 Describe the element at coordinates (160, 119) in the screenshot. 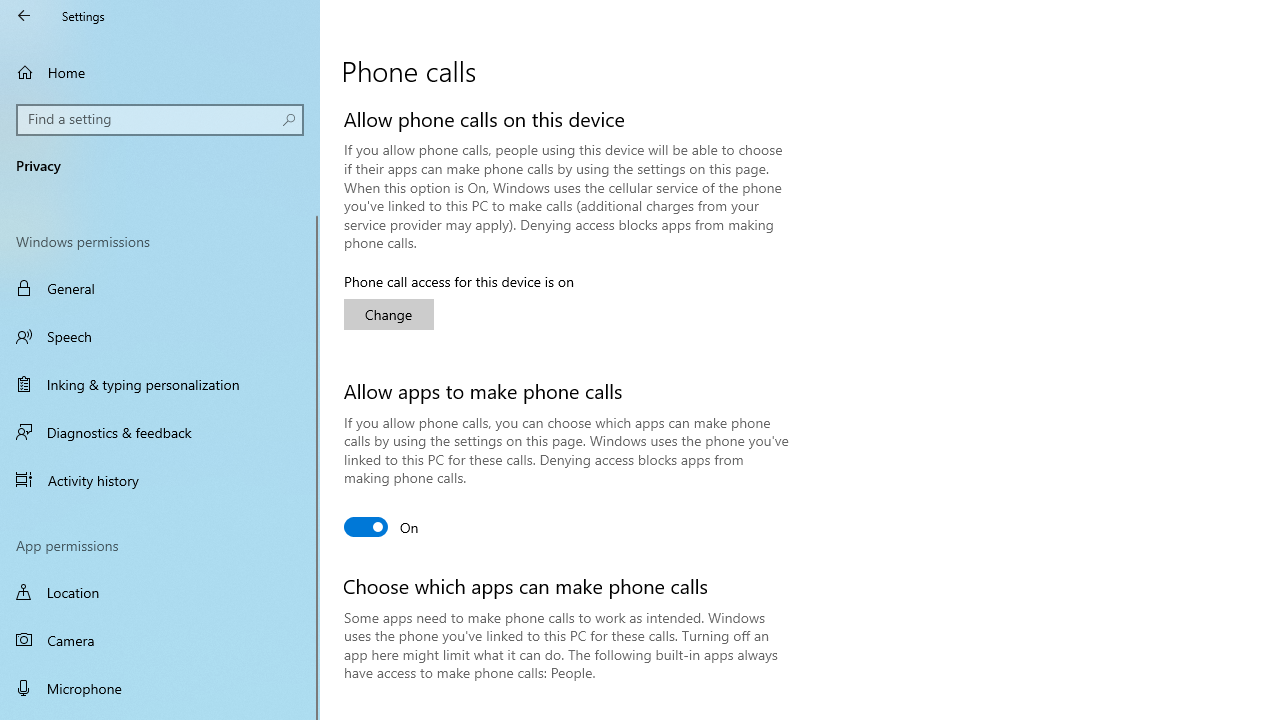

I see `'Search box, Find a setting'` at that location.